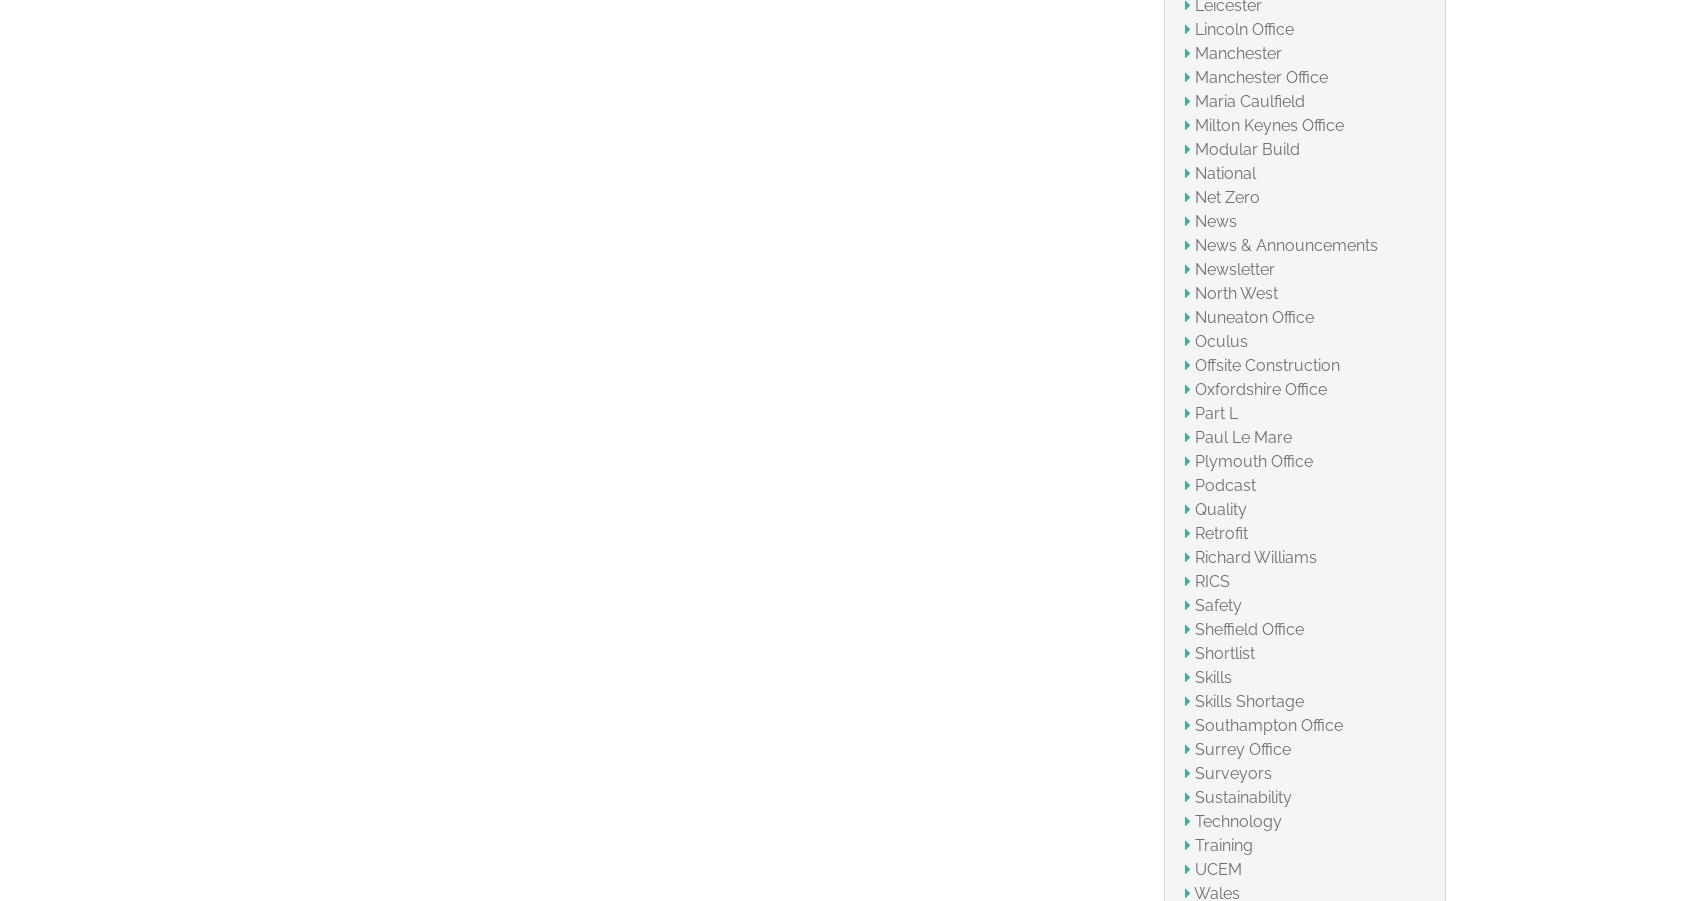 The width and height of the screenshot is (1692, 901). I want to click on 'Retrofit', so click(1220, 532).